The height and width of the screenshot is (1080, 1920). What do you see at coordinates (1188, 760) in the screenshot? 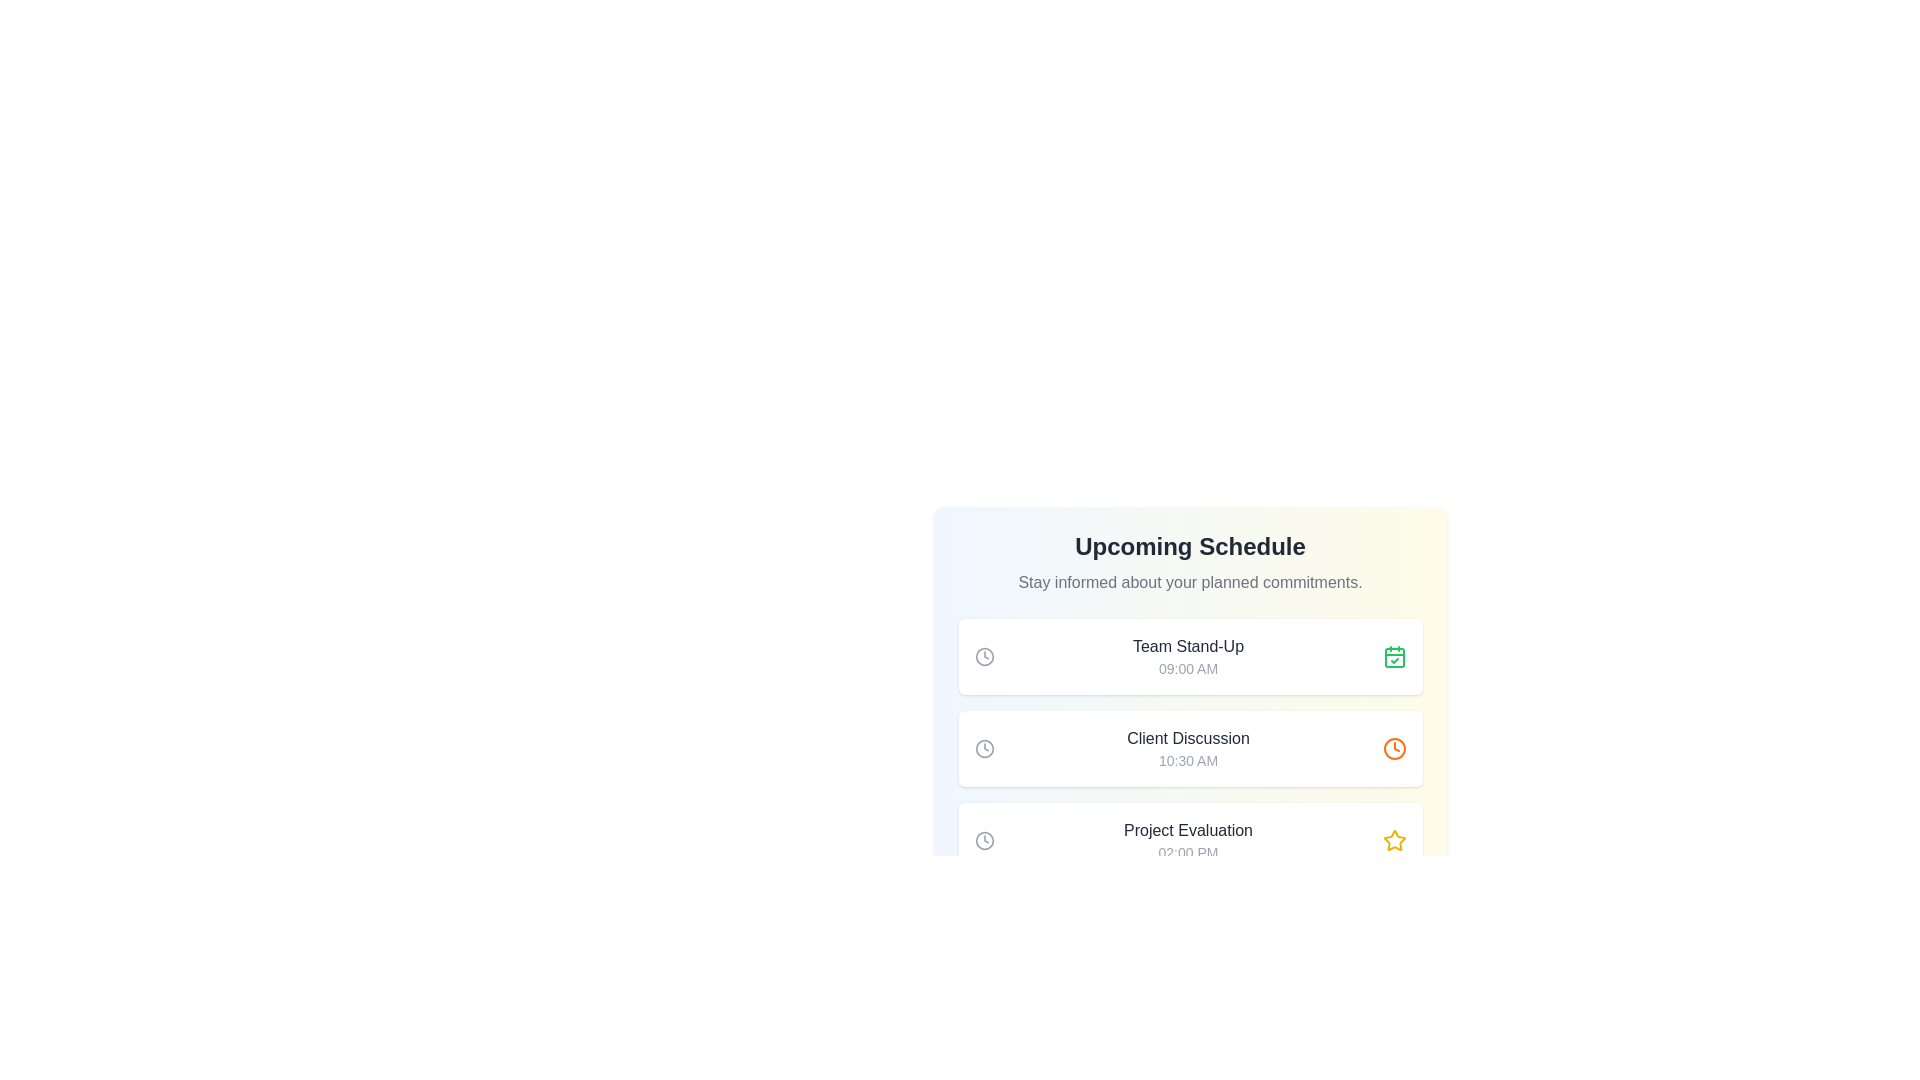
I see `the text label that displays the scheduled time for the 'Client Discussion' entry, which is located underneath the 'Client Discussion' text` at bounding box center [1188, 760].